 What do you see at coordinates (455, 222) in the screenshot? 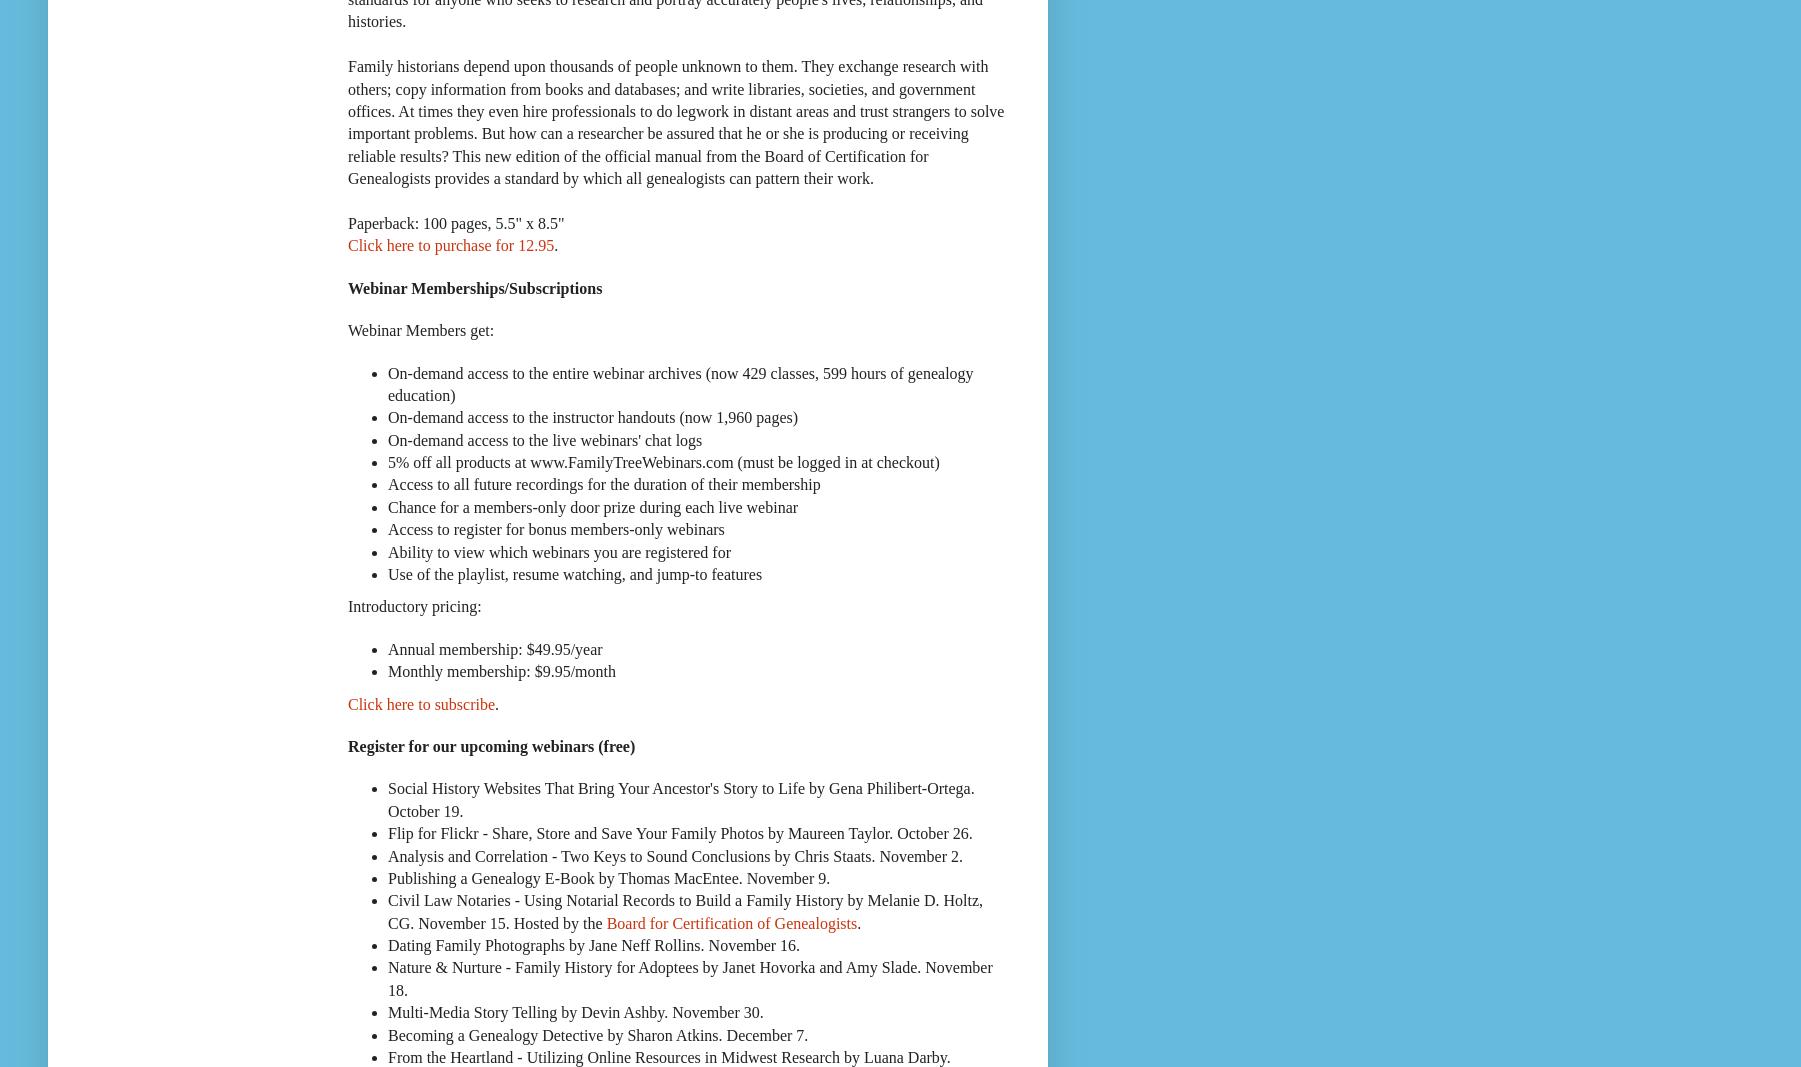
I see `'Paperback: 100 pages, 5.5" x 8.5"'` at bounding box center [455, 222].